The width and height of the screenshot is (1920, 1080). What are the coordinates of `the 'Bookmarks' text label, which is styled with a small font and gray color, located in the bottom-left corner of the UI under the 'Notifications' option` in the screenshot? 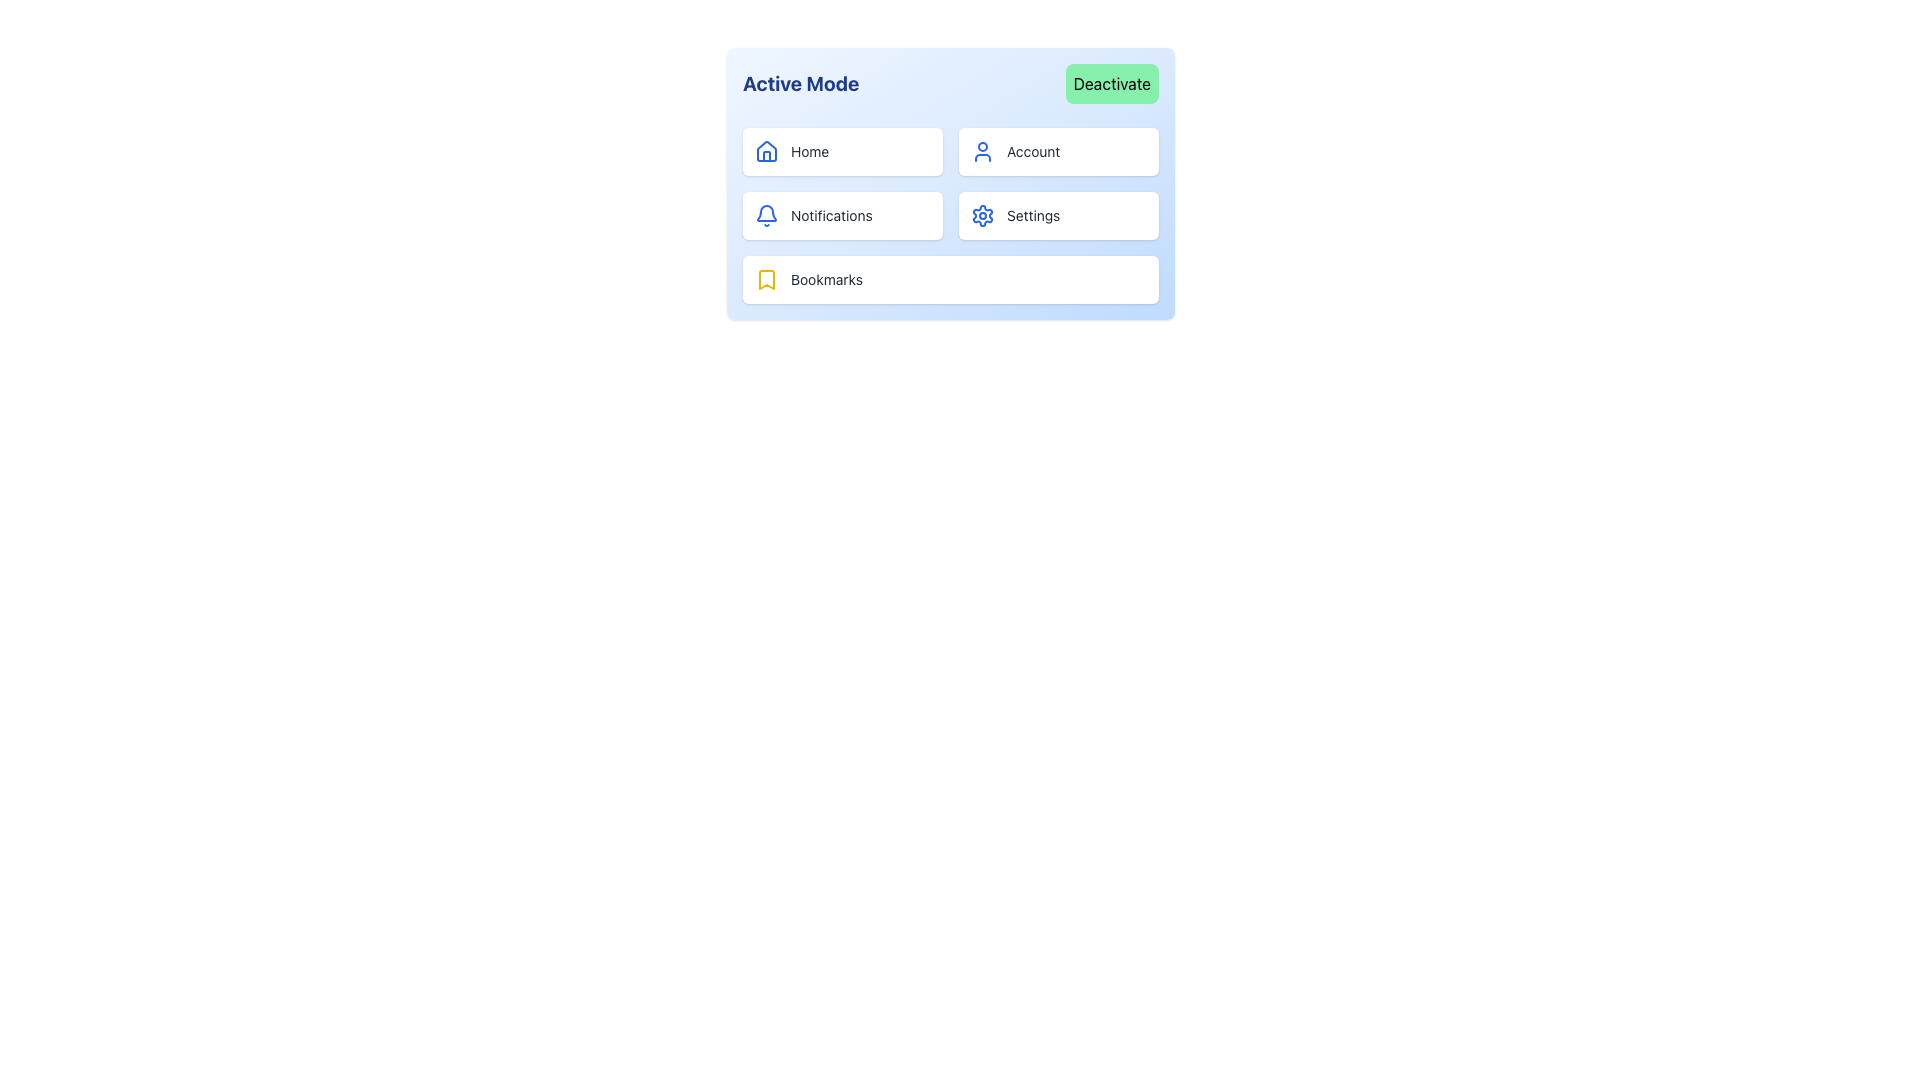 It's located at (826, 280).